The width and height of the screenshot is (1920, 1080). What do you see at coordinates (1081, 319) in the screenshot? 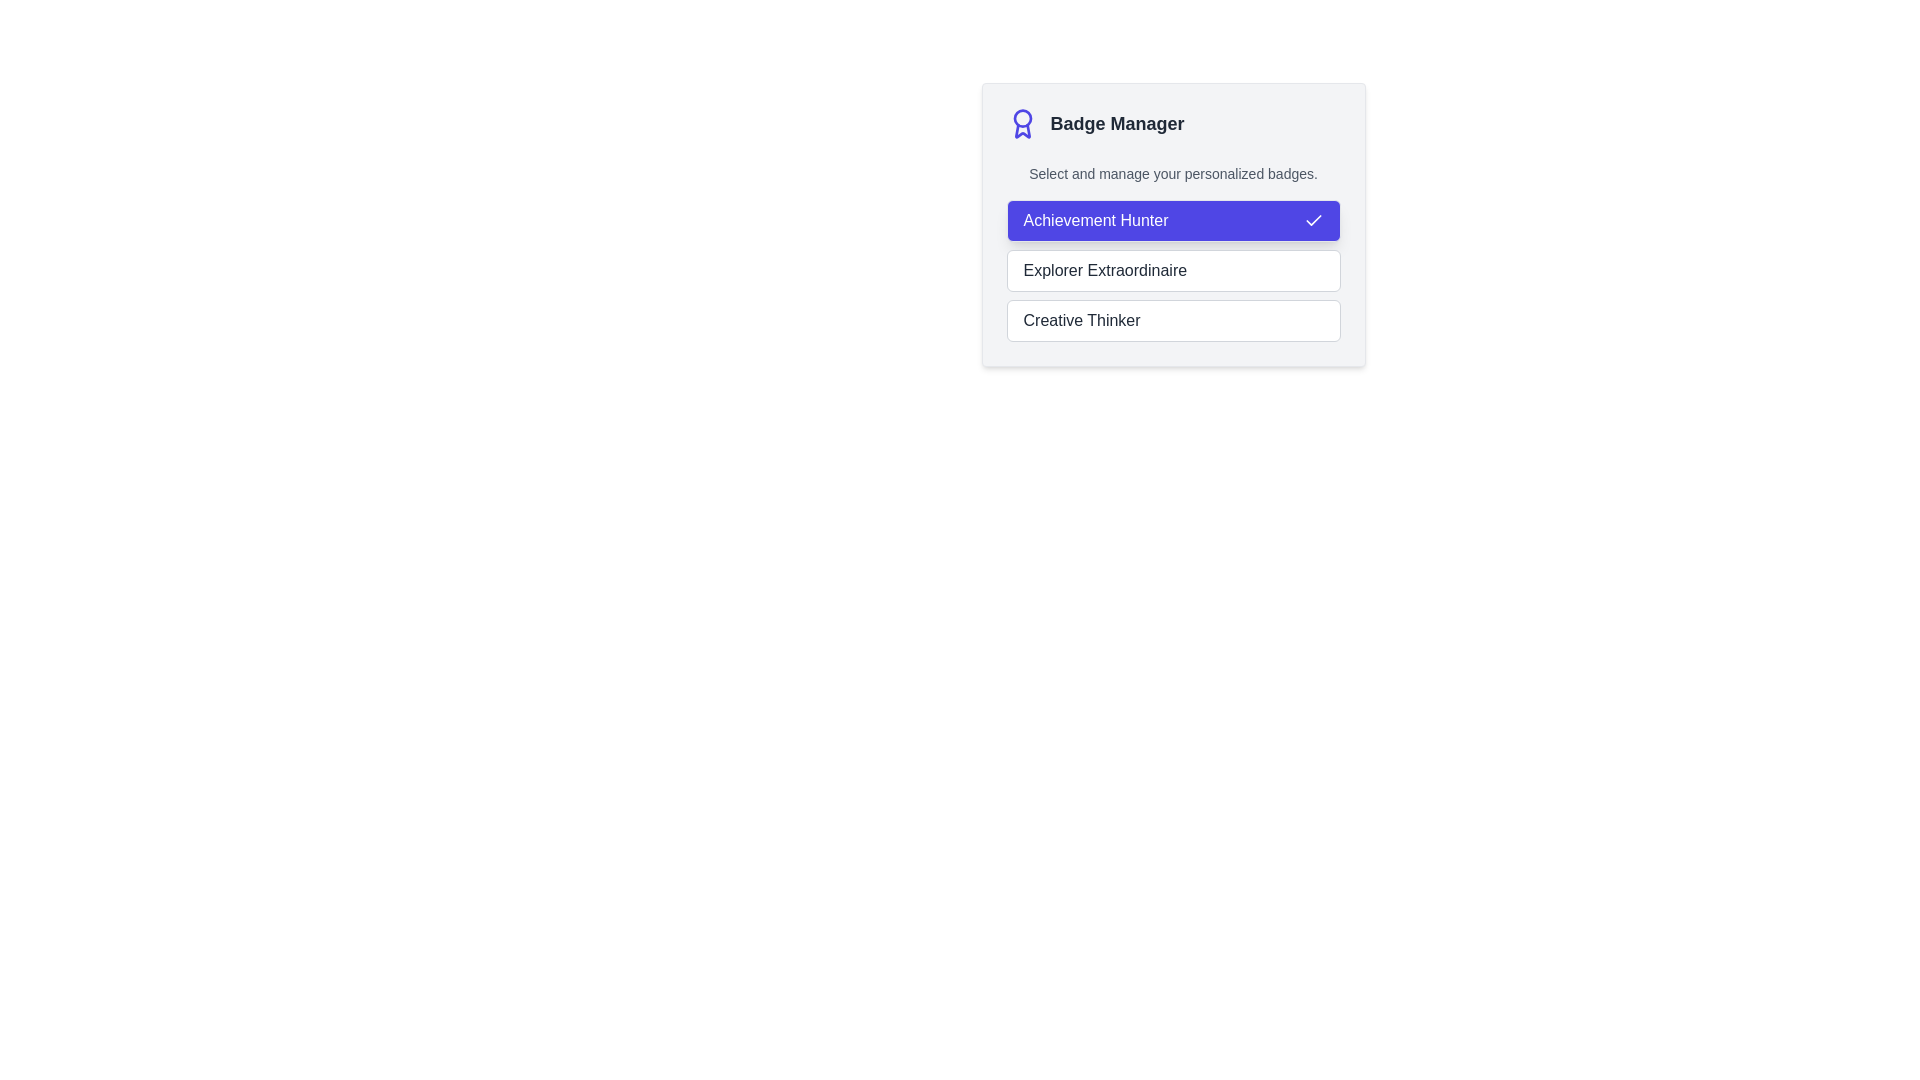
I see `the text label displaying 'Creative Thinker' in the Badge Manager interface, which is the third label in a list of selectable badges` at bounding box center [1081, 319].